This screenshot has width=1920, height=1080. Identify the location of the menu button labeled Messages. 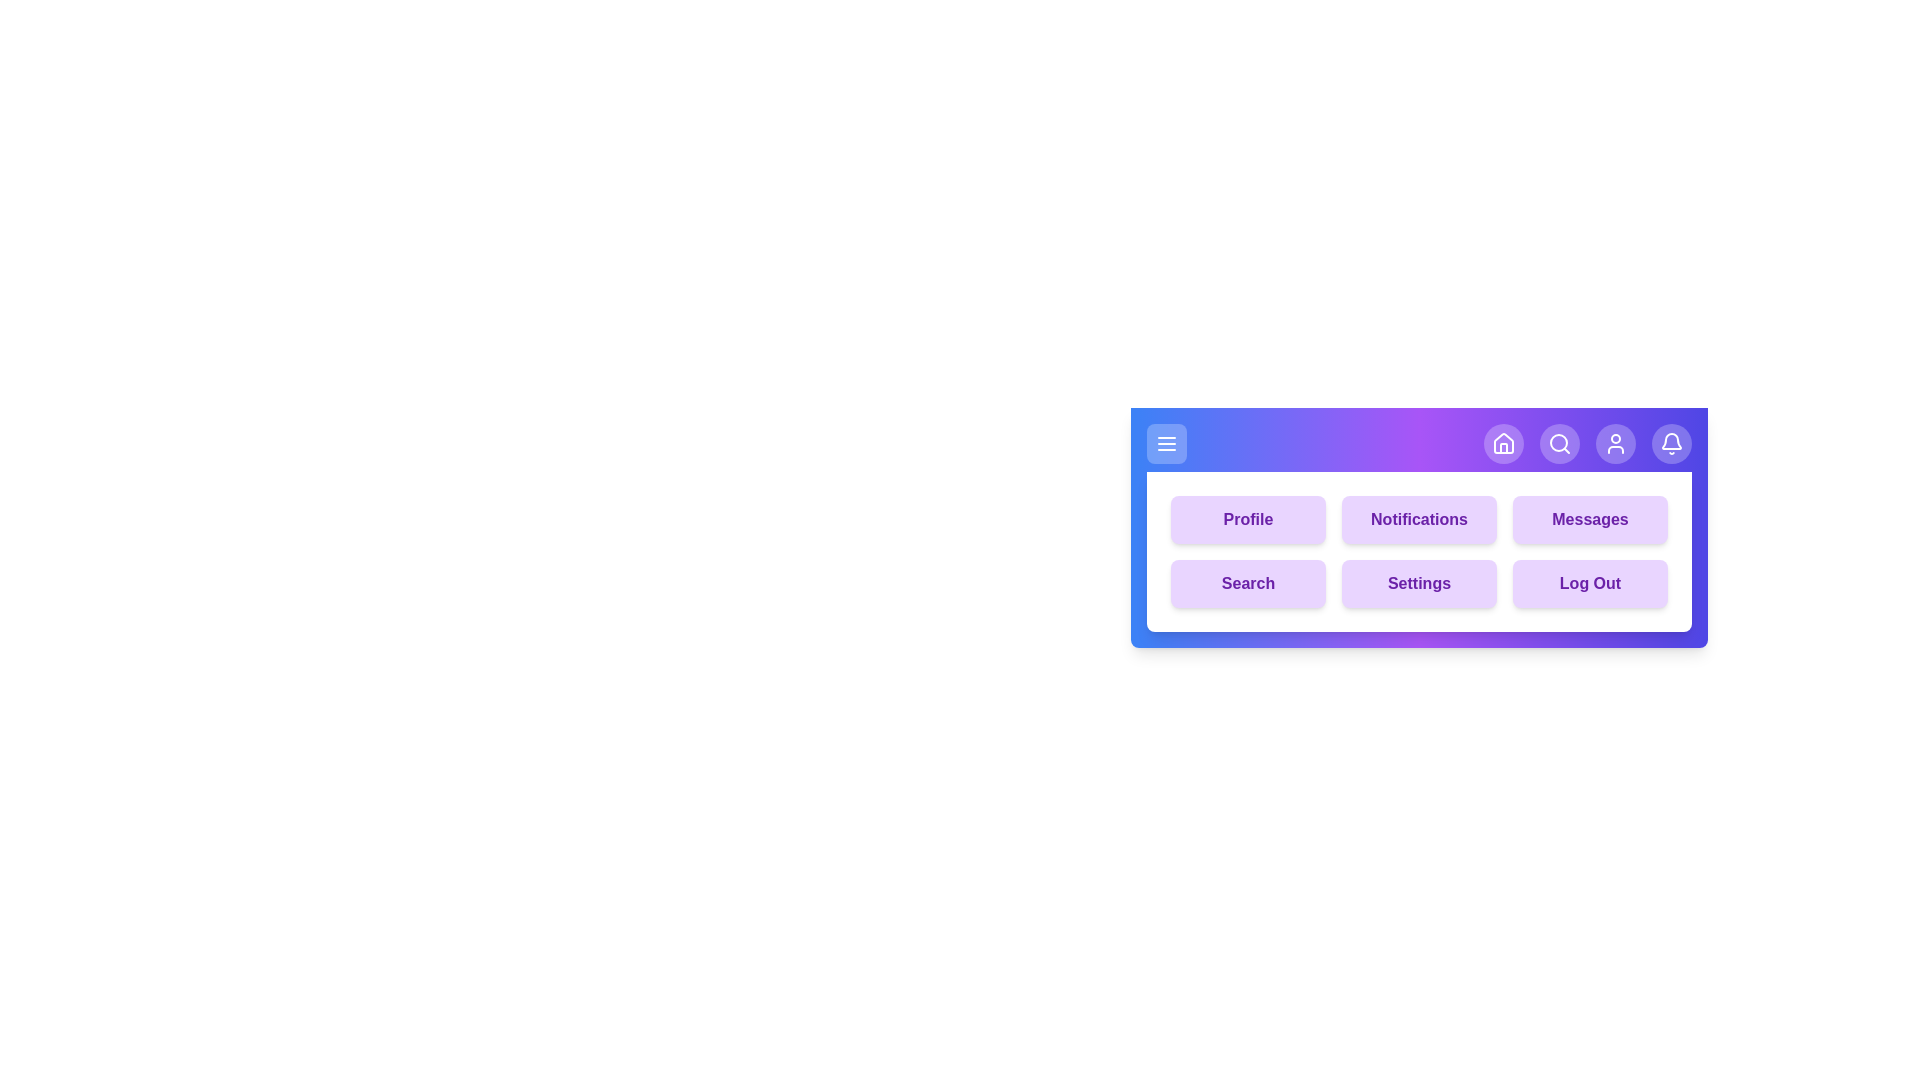
(1589, 519).